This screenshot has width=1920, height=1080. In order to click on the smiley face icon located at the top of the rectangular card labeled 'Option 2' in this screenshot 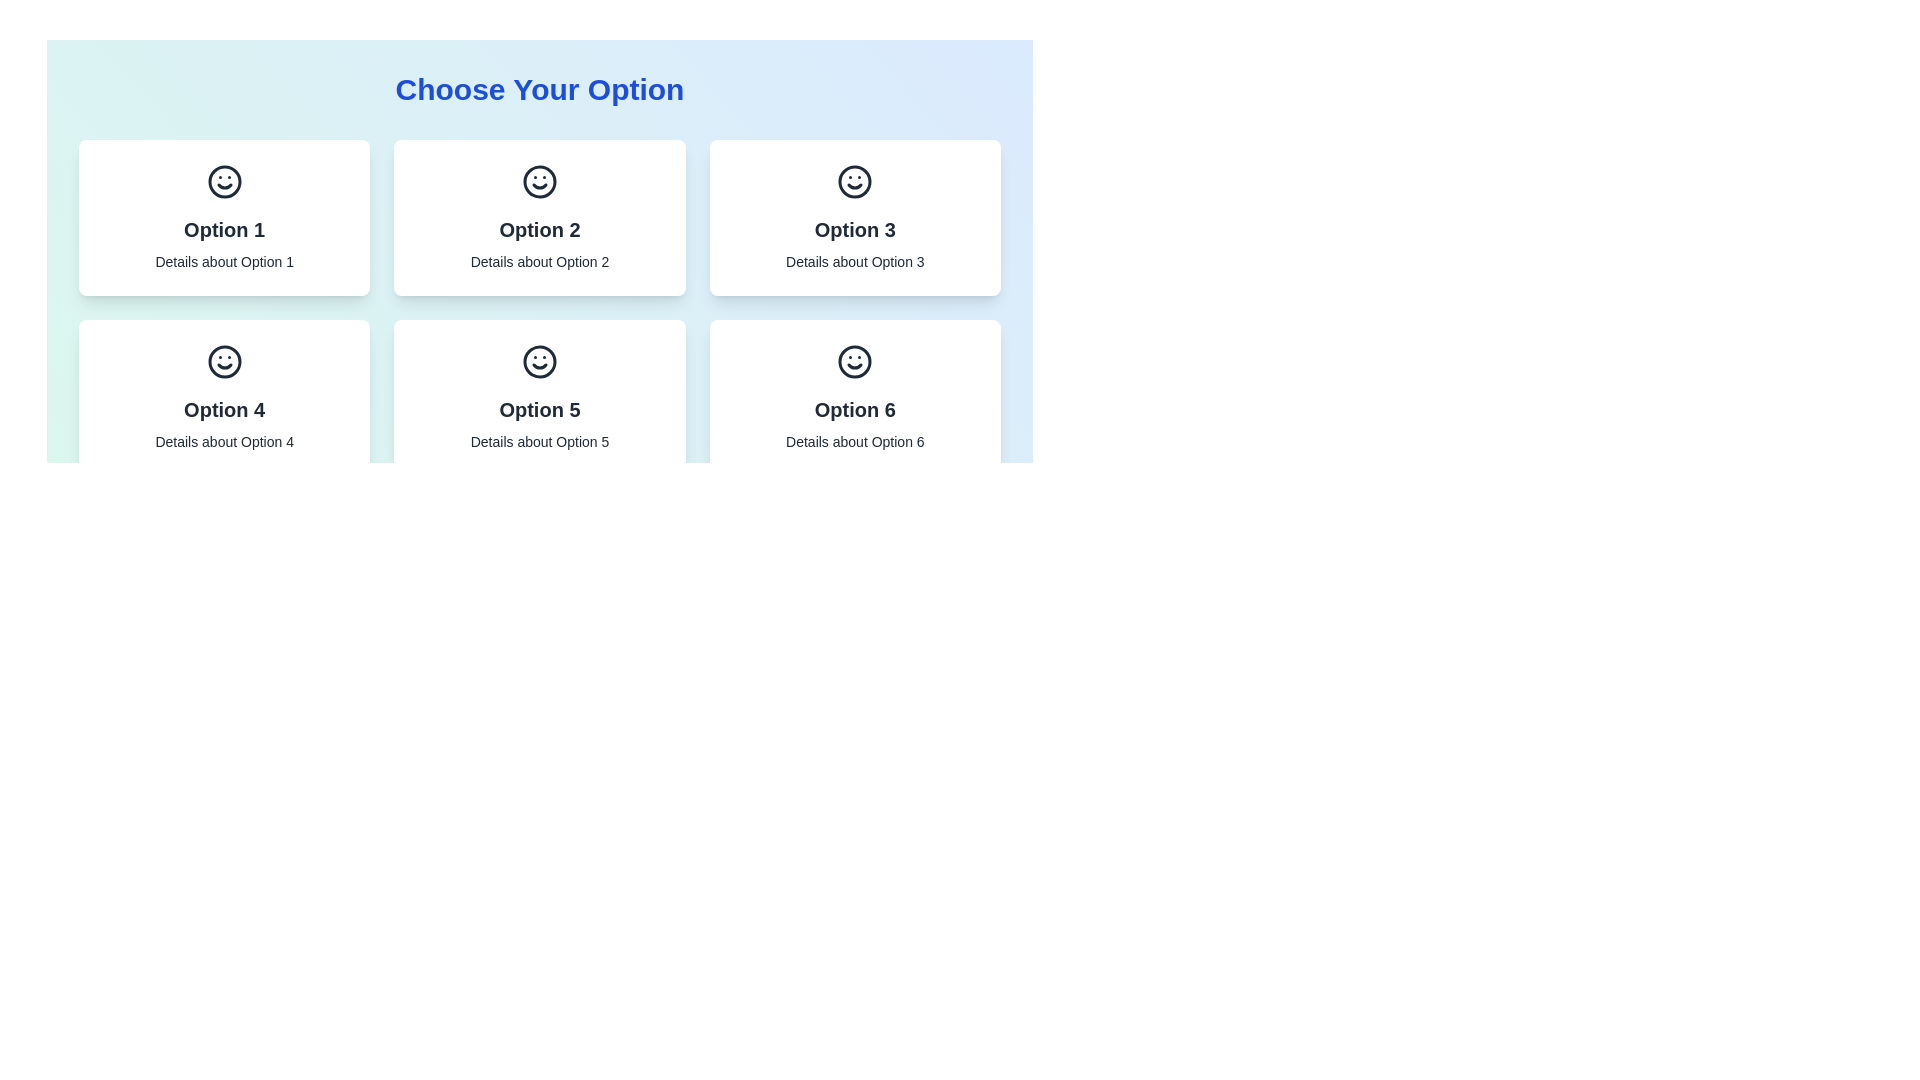, I will do `click(539, 181)`.